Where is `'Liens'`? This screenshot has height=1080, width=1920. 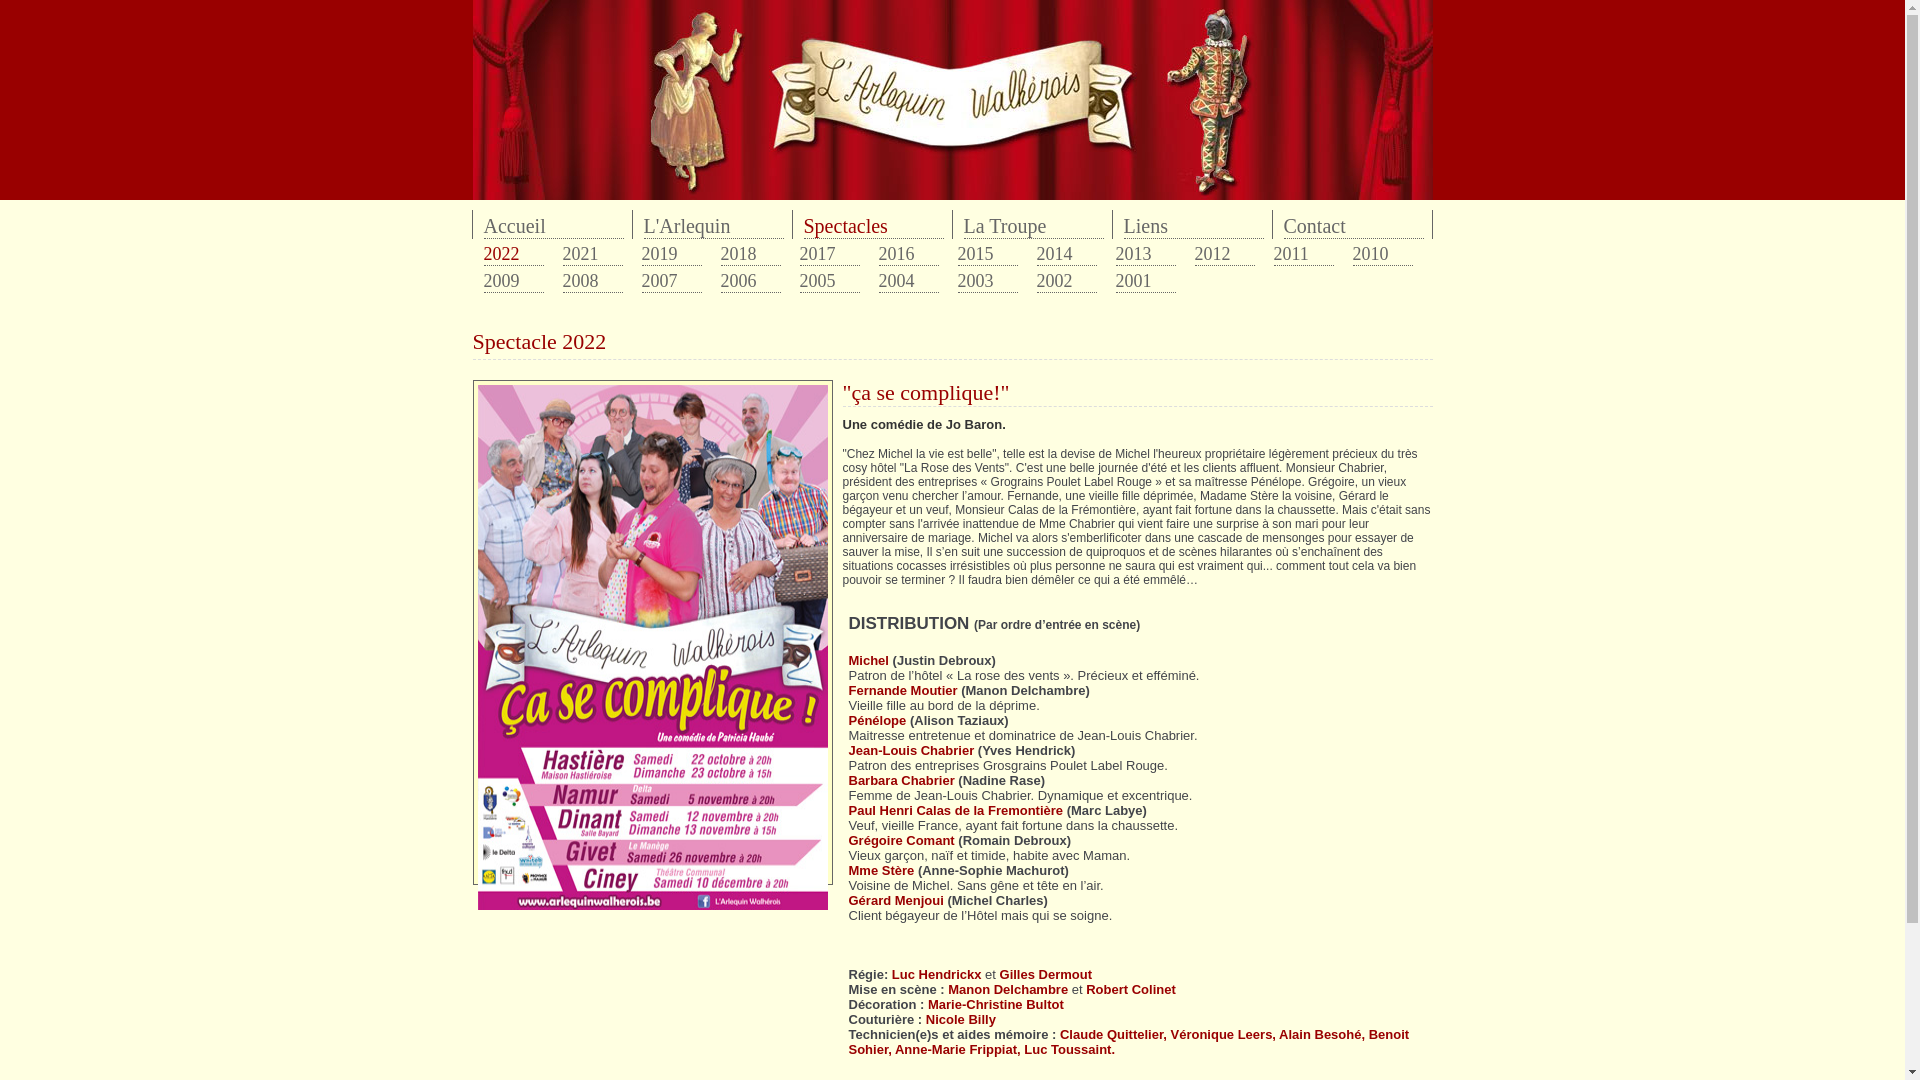
'Liens' is located at coordinates (1123, 226).